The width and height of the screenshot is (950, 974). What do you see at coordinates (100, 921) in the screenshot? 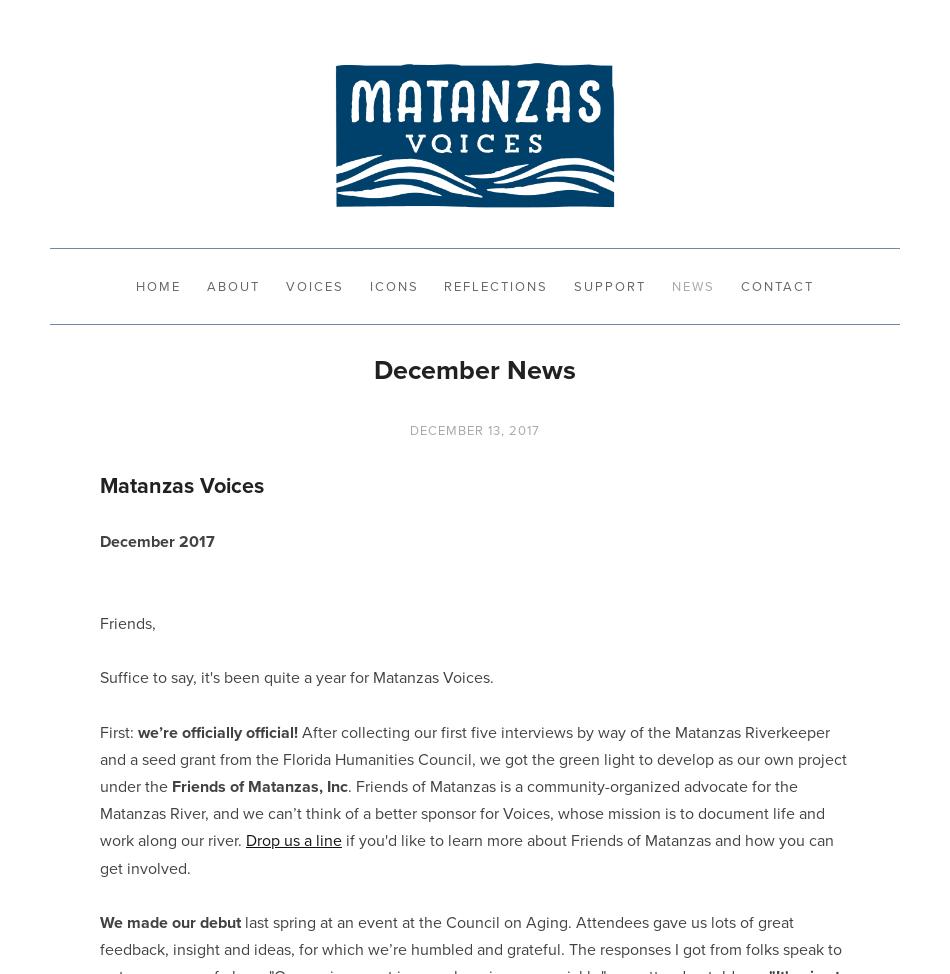
I see `'We made our debut'` at bounding box center [100, 921].